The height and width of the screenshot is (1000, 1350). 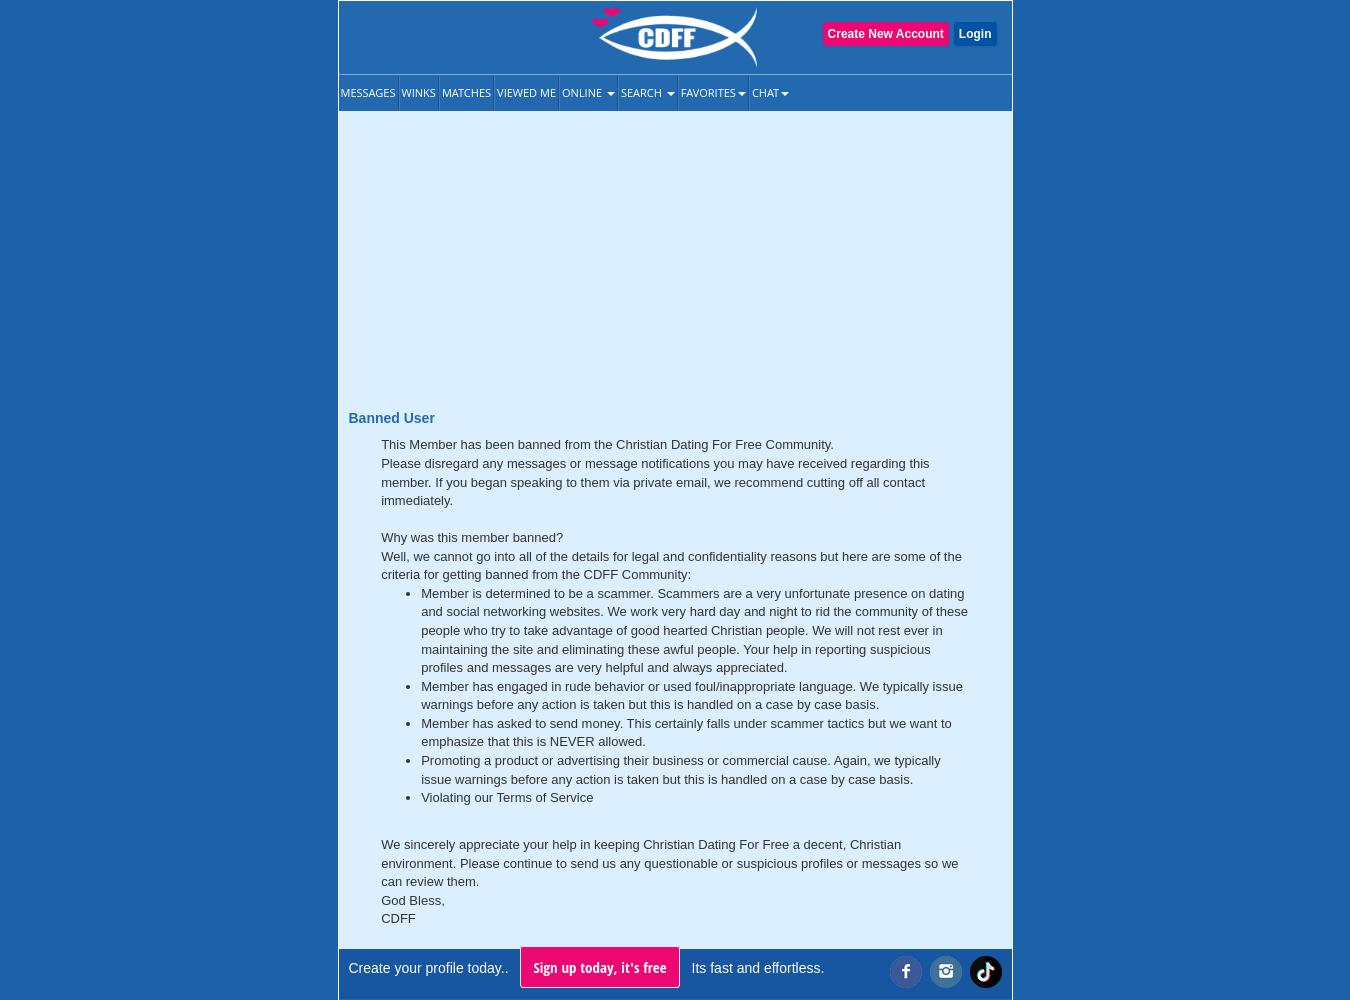 I want to click on 'Online', so click(x=583, y=91).